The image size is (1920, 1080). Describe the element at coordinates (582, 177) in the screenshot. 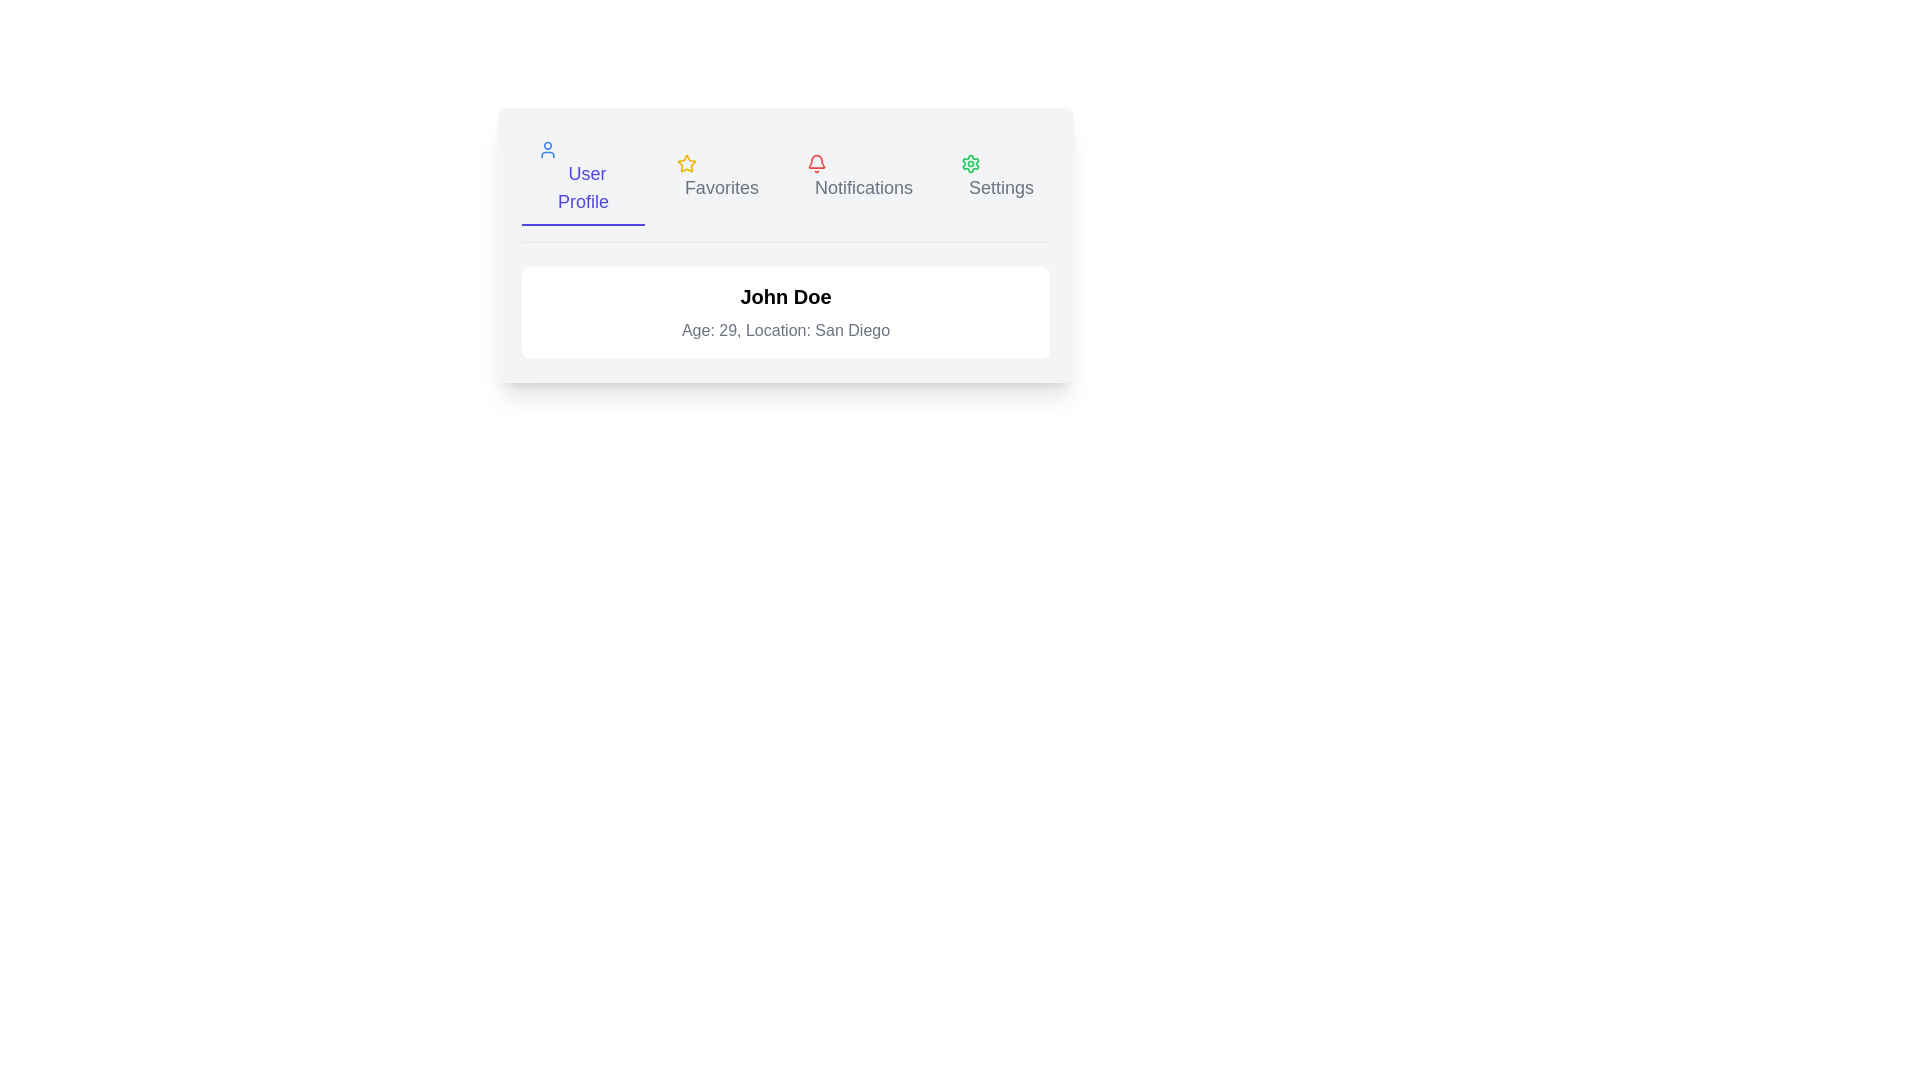

I see `the first tab from the left in the horizontal navigation bar` at that location.